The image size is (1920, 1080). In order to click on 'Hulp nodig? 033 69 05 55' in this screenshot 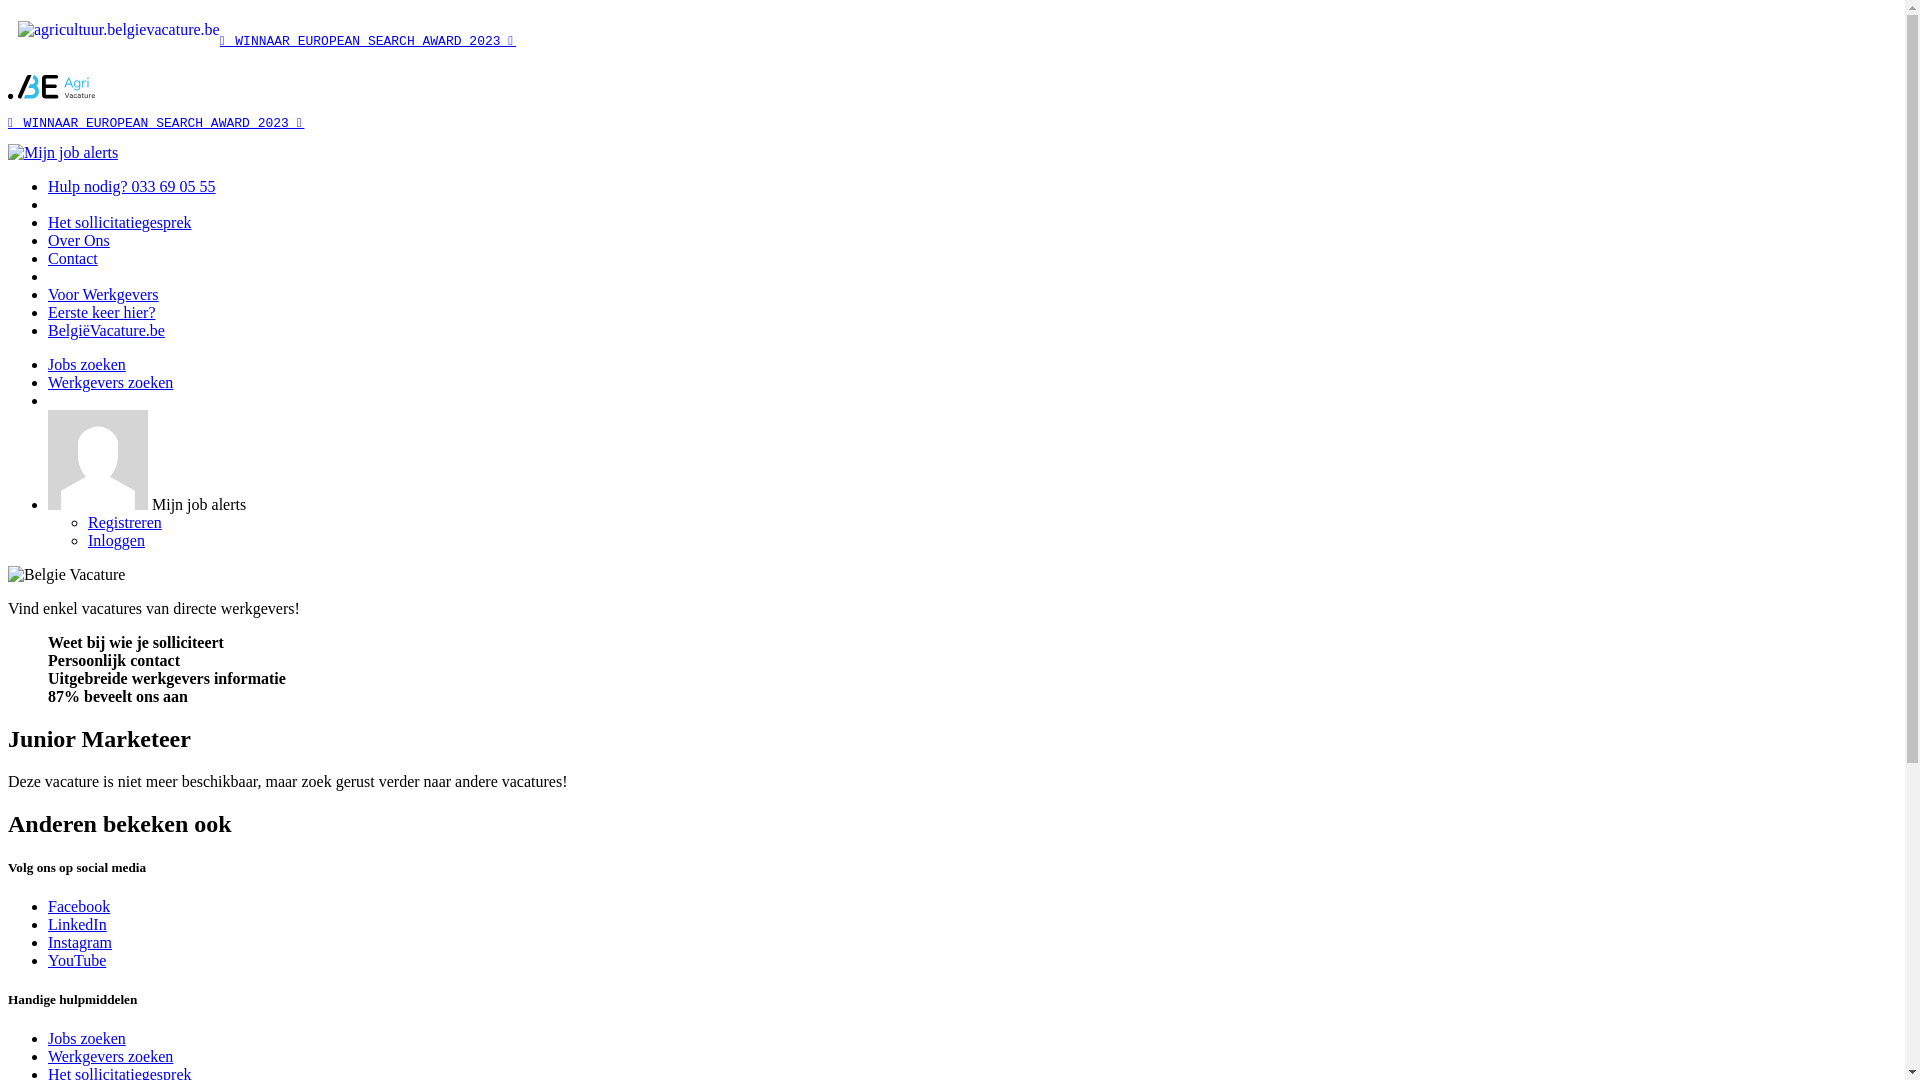, I will do `click(131, 186)`.